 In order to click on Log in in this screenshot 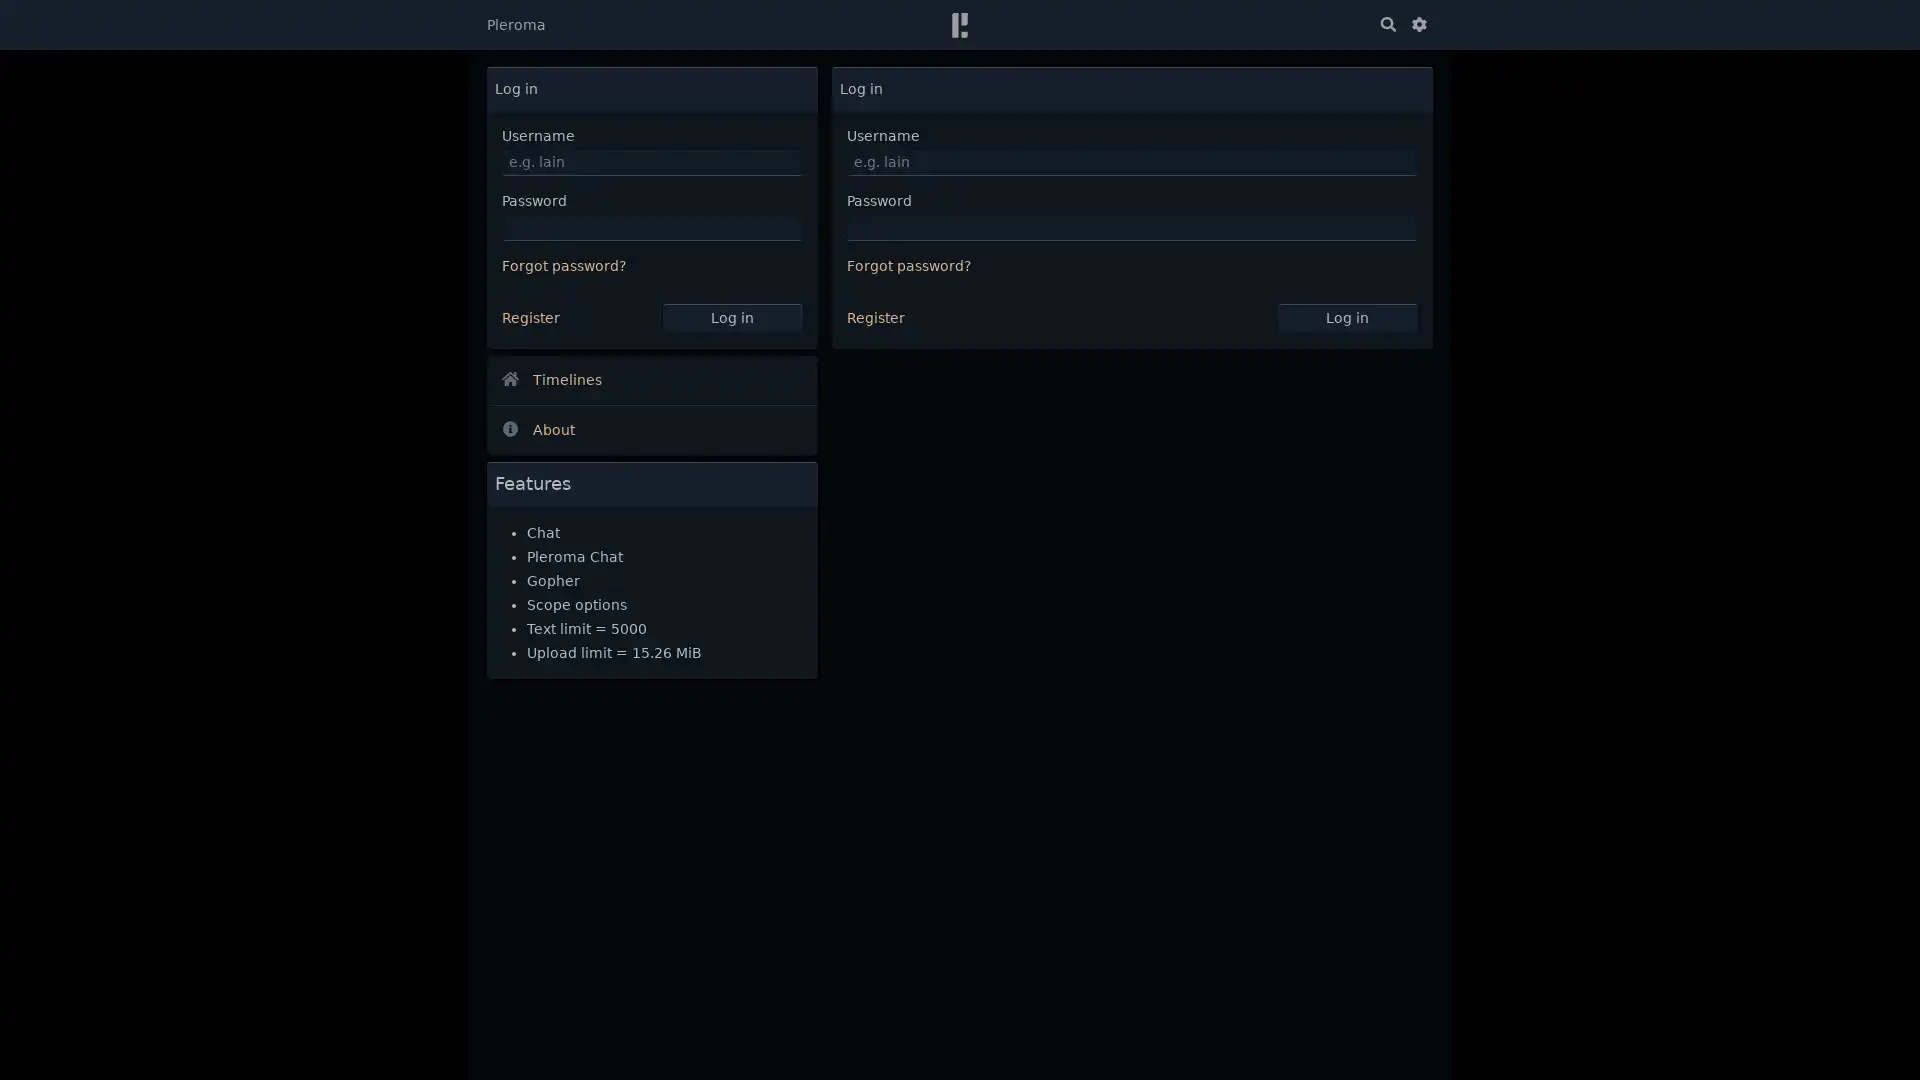, I will do `click(730, 316)`.